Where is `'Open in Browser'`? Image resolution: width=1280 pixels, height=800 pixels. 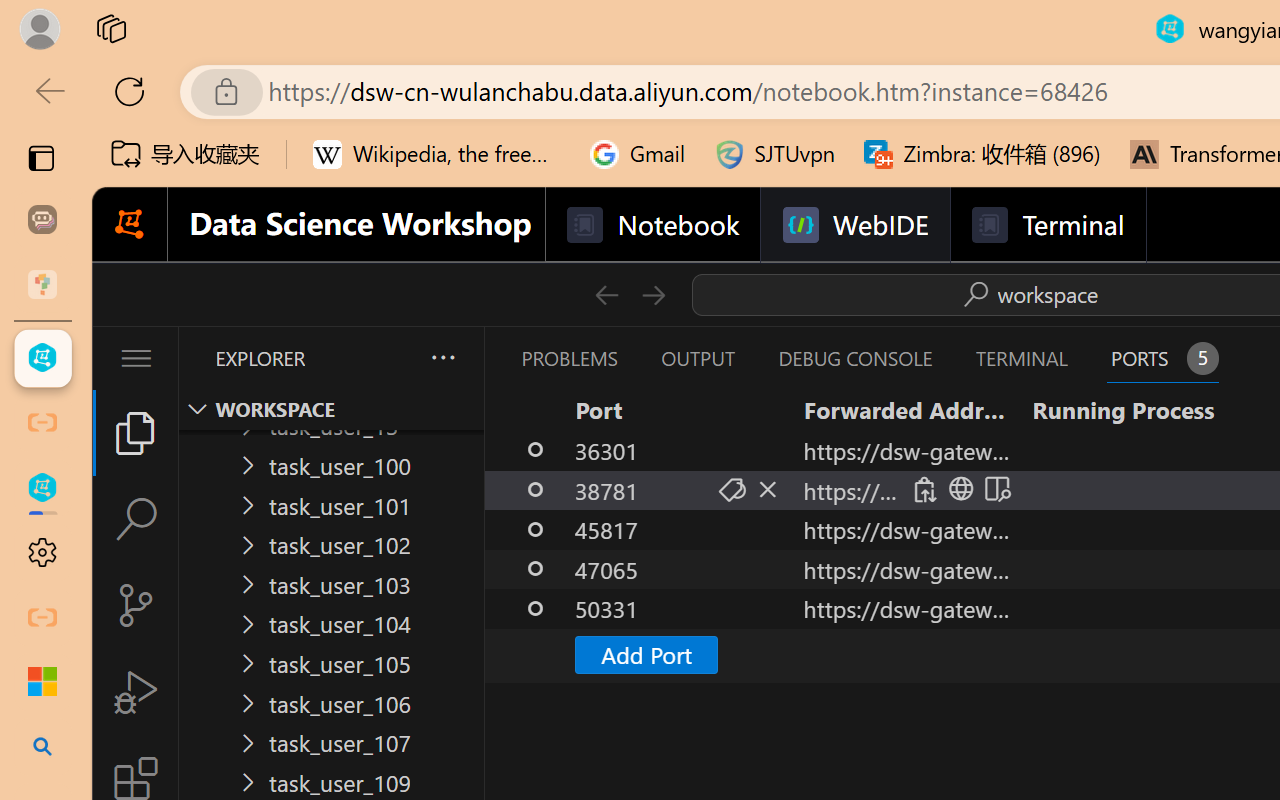 'Open in Browser' is located at coordinates (958, 489).